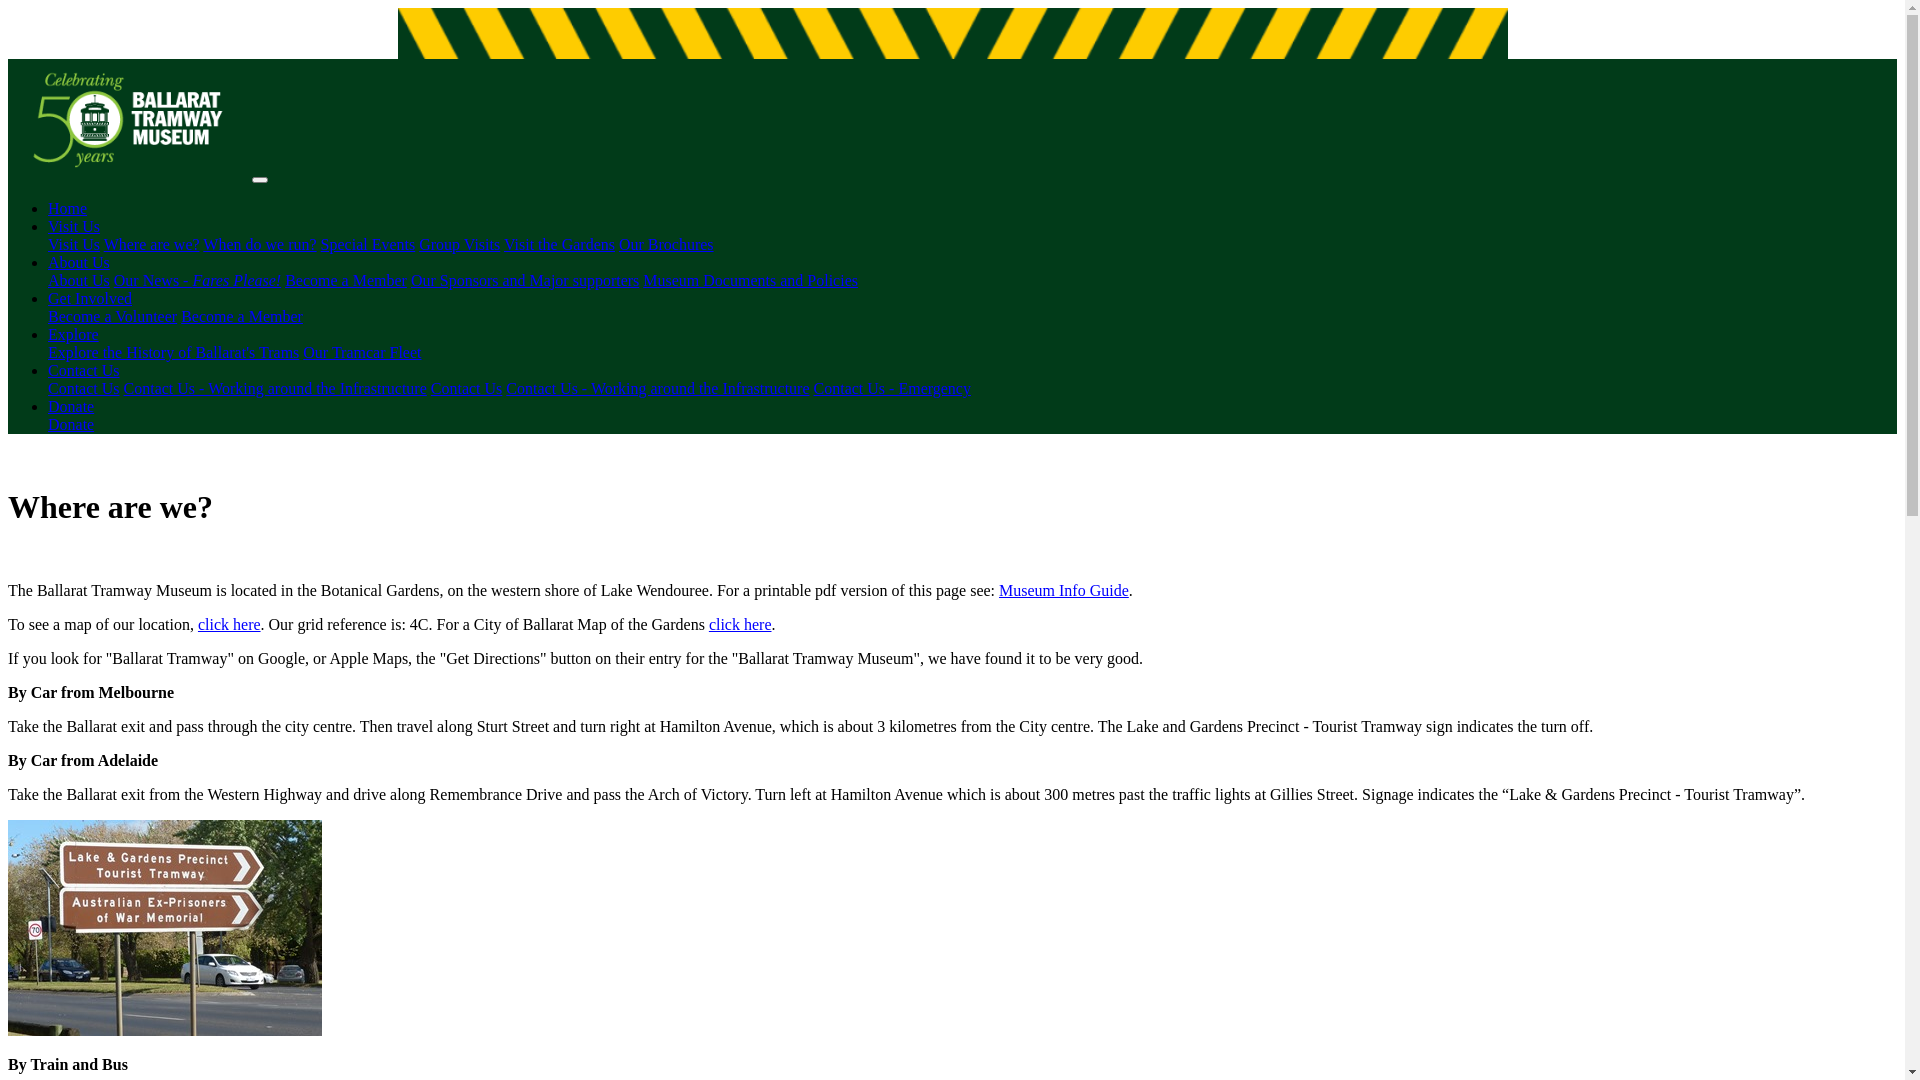  What do you see at coordinates (666, 243) in the screenshot?
I see `'Our Brochures'` at bounding box center [666, 243].